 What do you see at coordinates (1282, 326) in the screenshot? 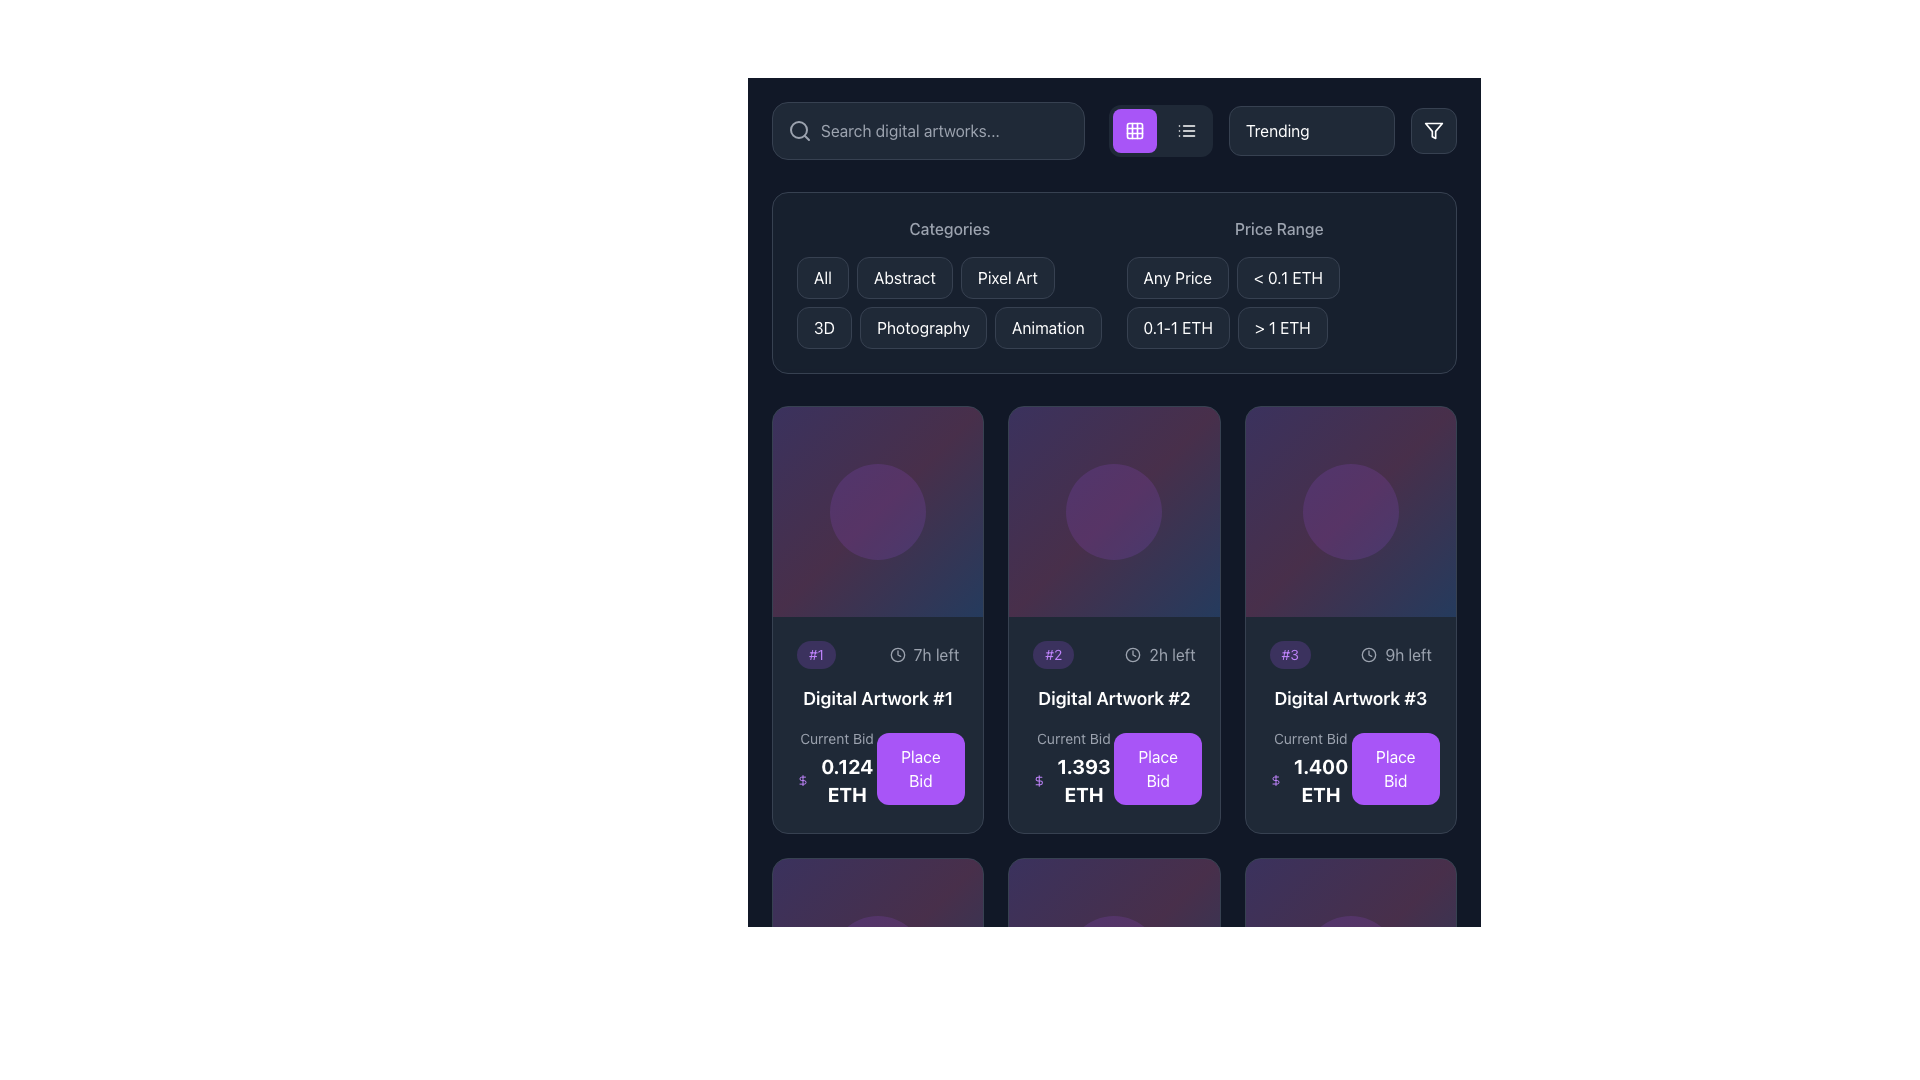
I see `the 'greater than 1 ETH' button in the price range filter section` at bounding box center [1282, 326].